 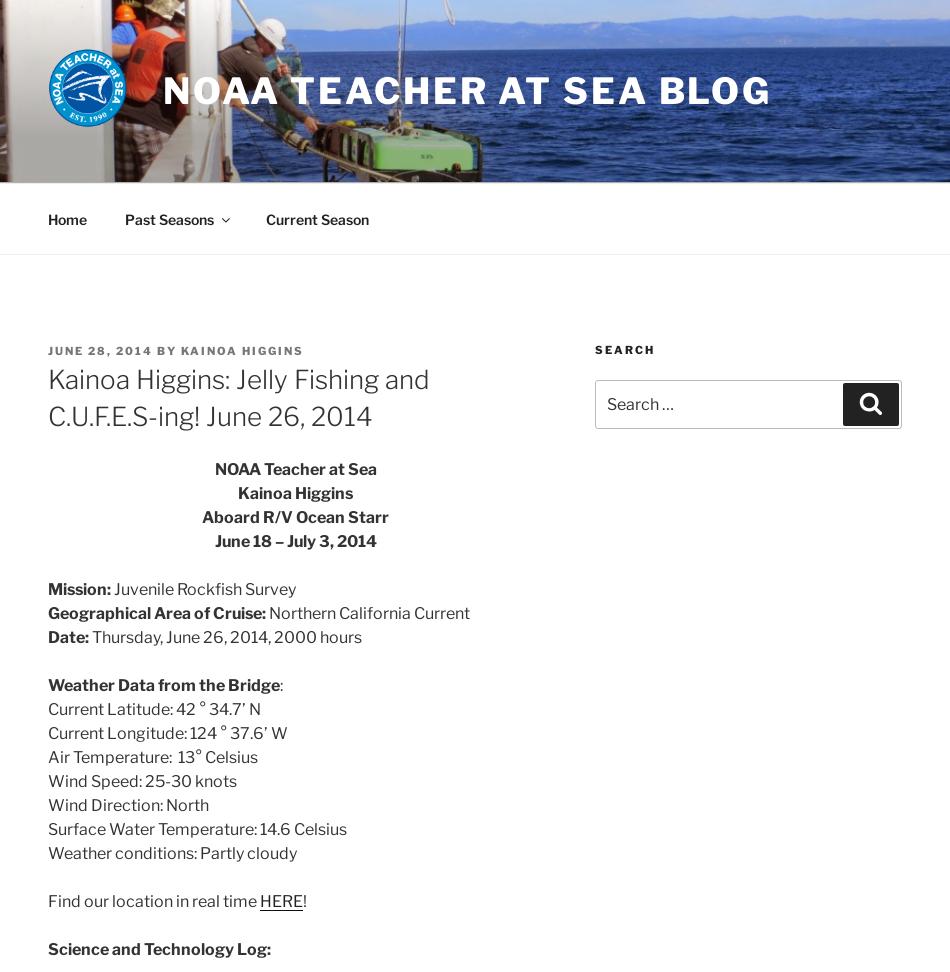 I want to click on 'Surface Water Temperature: 14.6 Celsius', so click(x=197, y=827).